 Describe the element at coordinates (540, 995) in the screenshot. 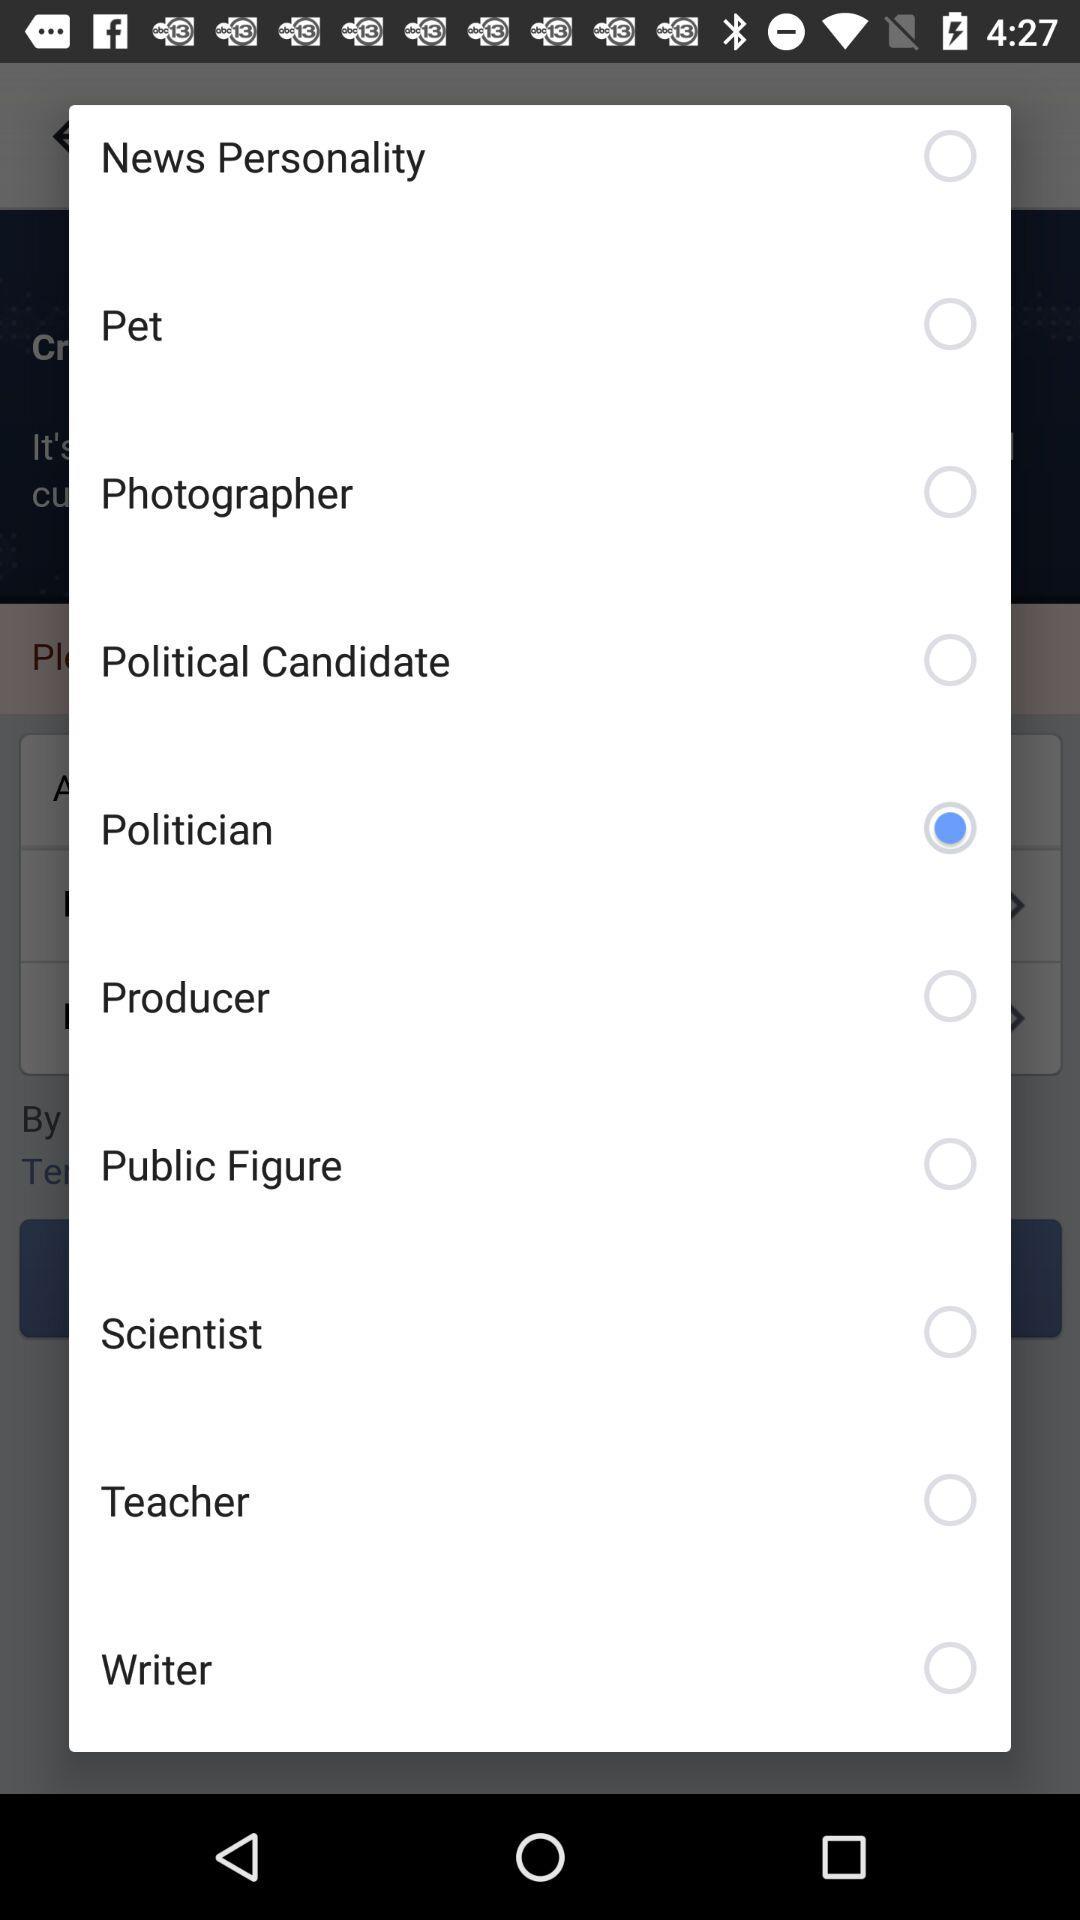

I see `the producer item` at that location.